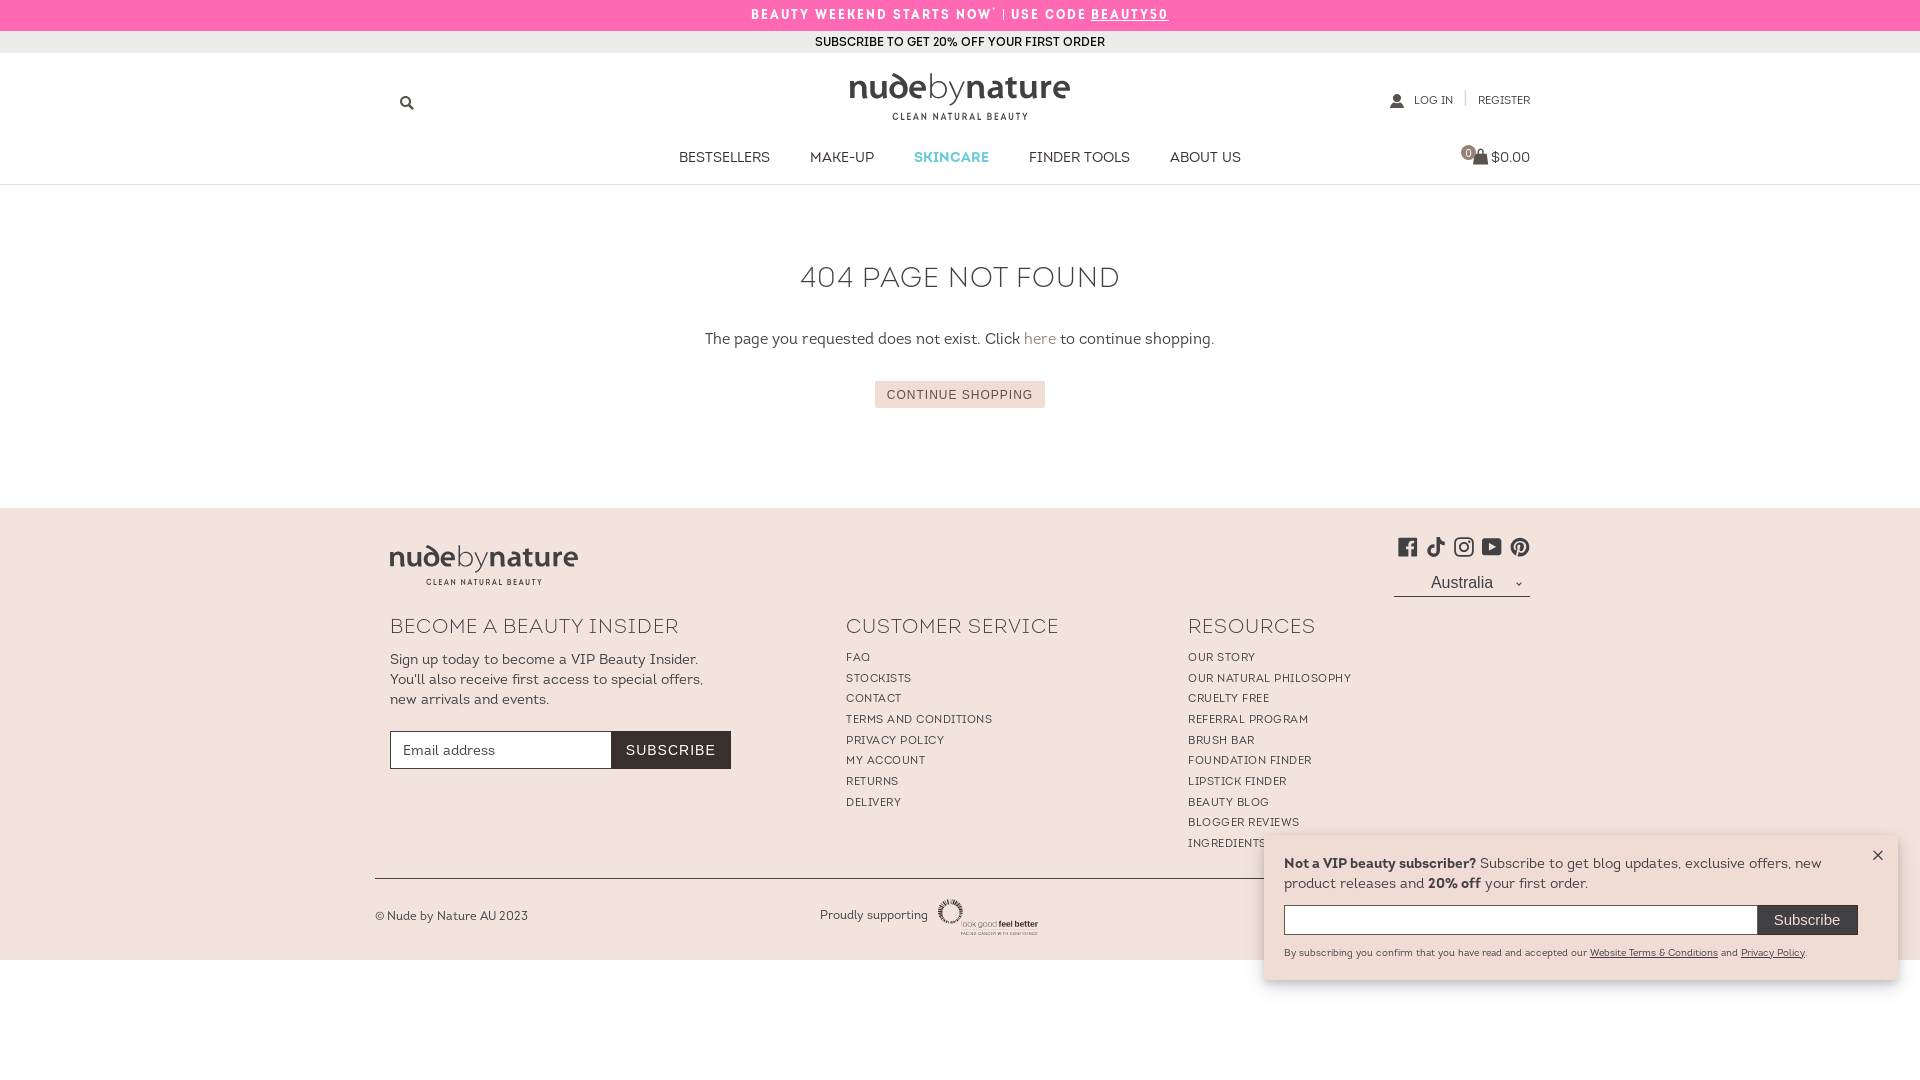  Describe the element at coordinates (1221, 658) in the screenshot. I see `'OUR STORY'` at that location.